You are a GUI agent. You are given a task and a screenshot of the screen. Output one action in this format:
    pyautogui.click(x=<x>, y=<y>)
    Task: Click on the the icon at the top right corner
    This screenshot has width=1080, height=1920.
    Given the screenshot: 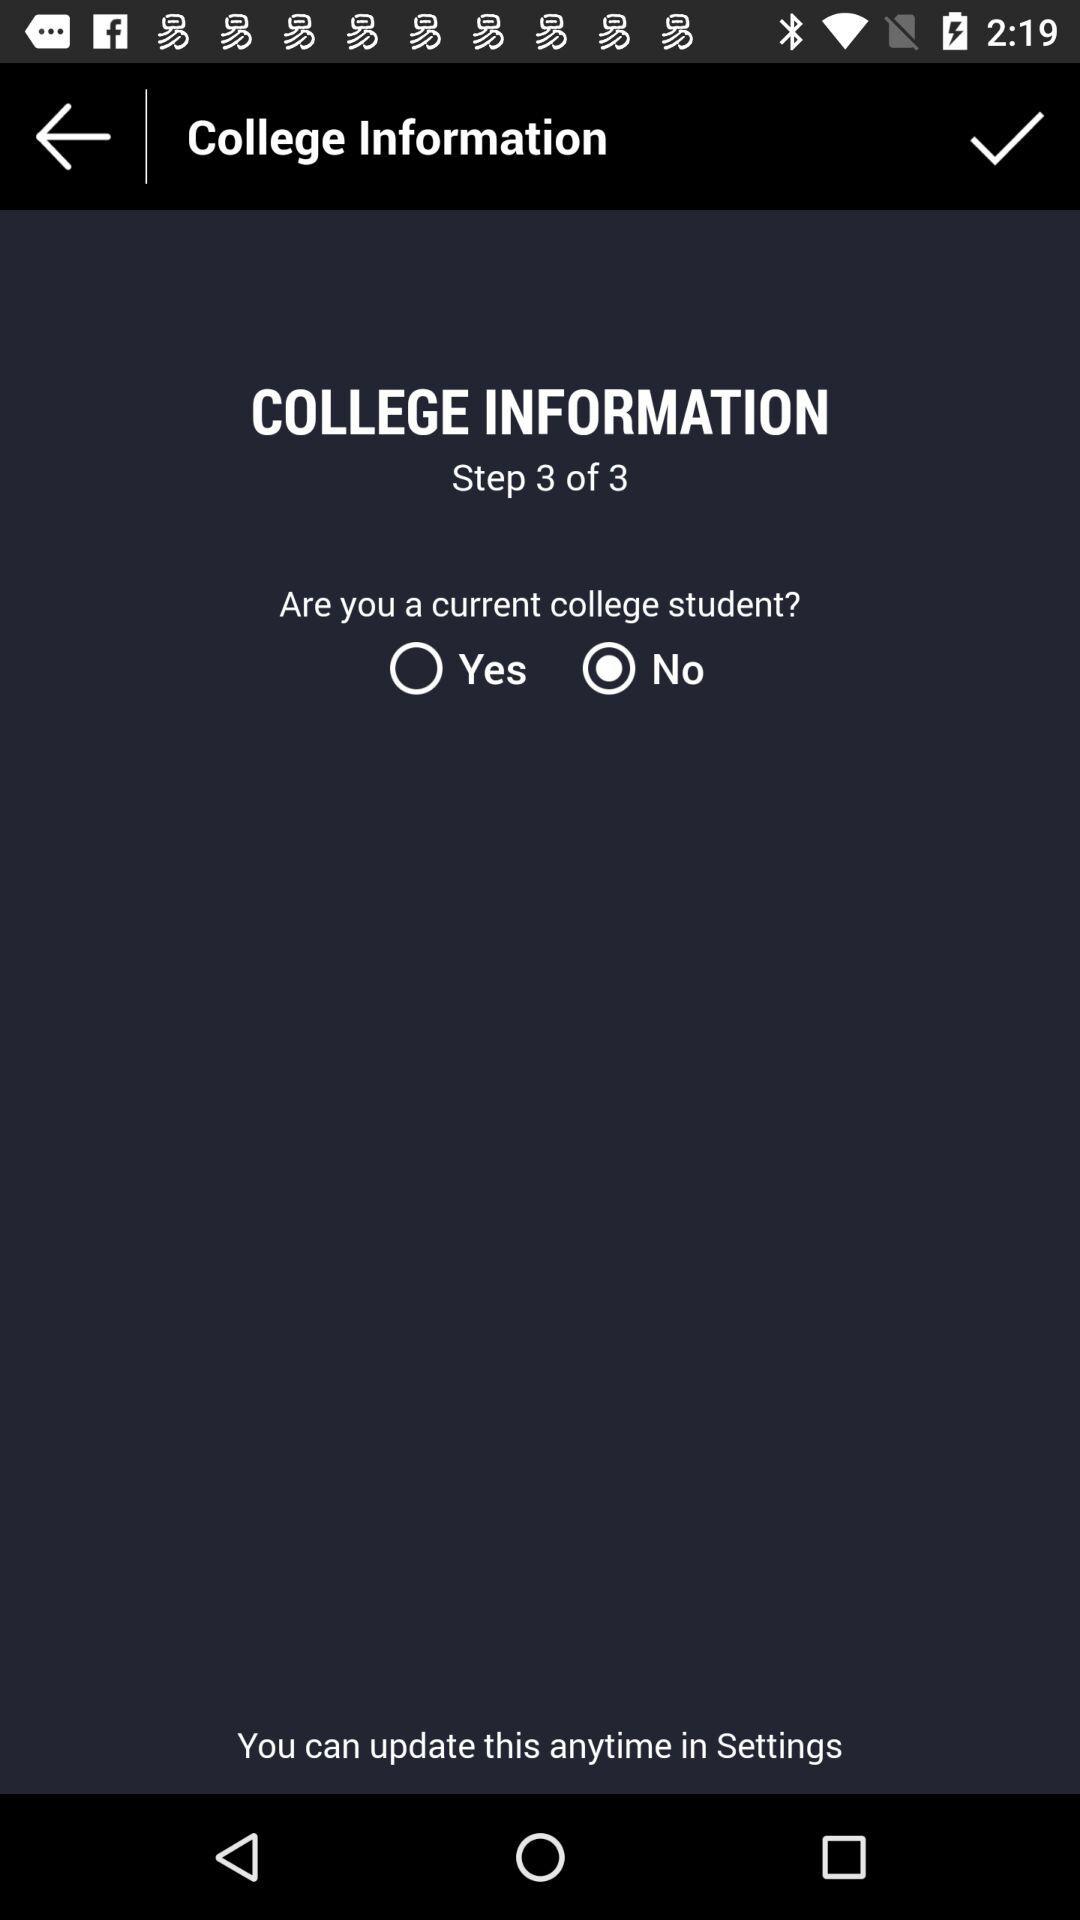 What is the action you would take?
    pyautogui.click(x=1006, y=135)
    